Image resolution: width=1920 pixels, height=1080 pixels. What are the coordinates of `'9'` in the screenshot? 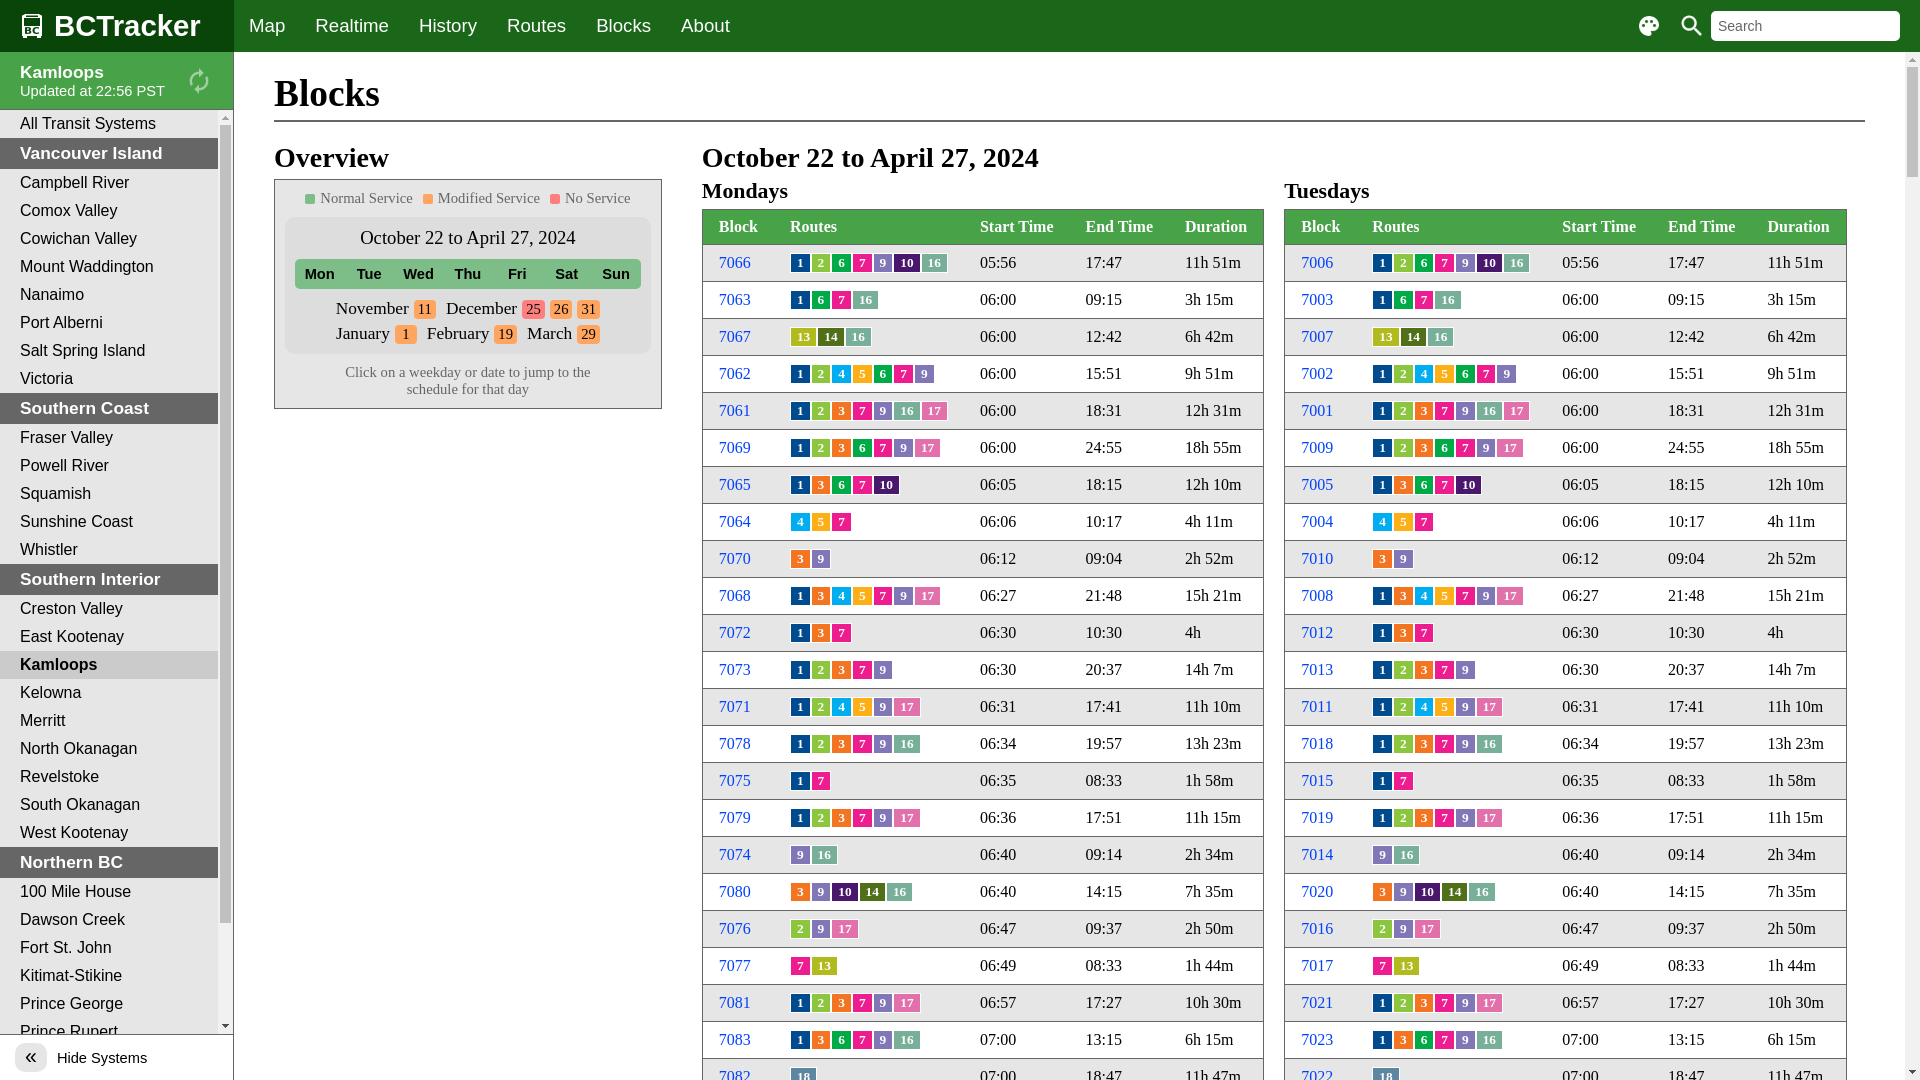 It's located at (821, 559).